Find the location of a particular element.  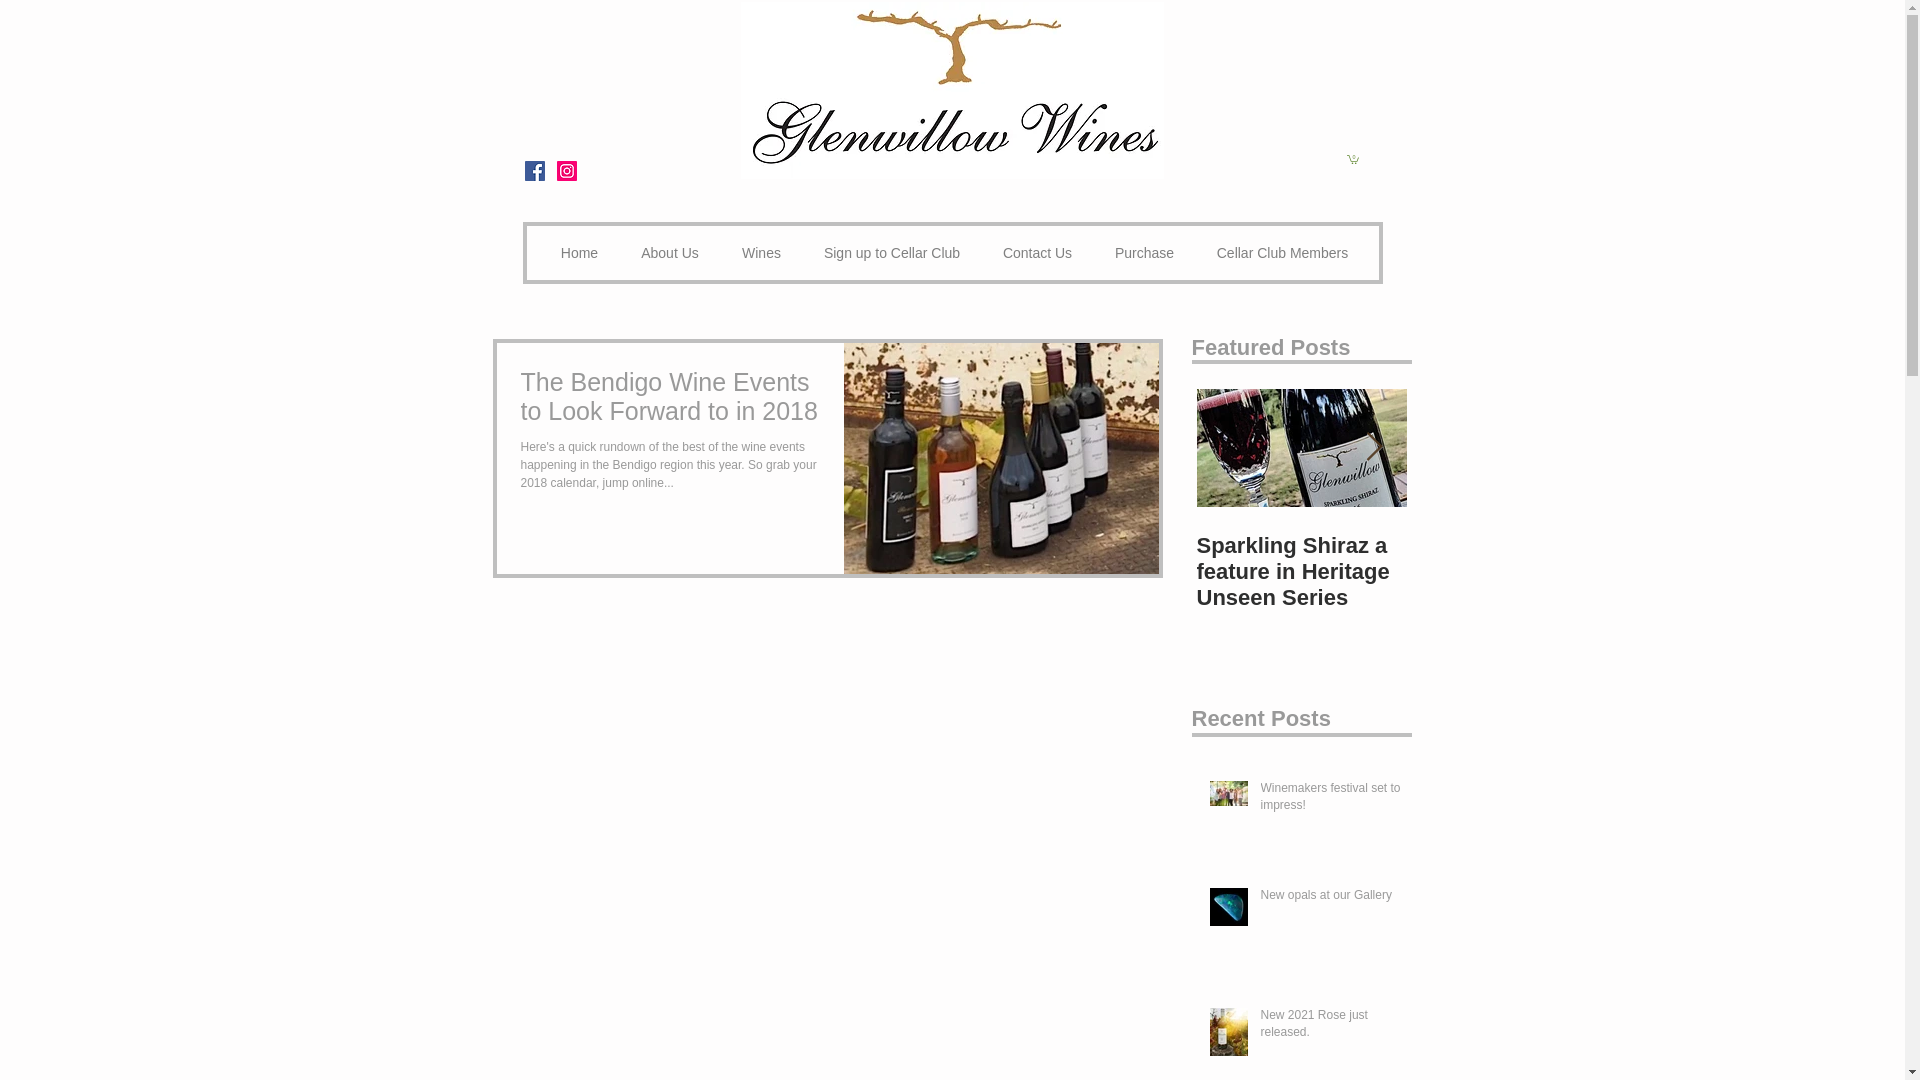

'The Bendigo Wine Events to Look Forward to in 2018' is located at coordinates (671, 402).